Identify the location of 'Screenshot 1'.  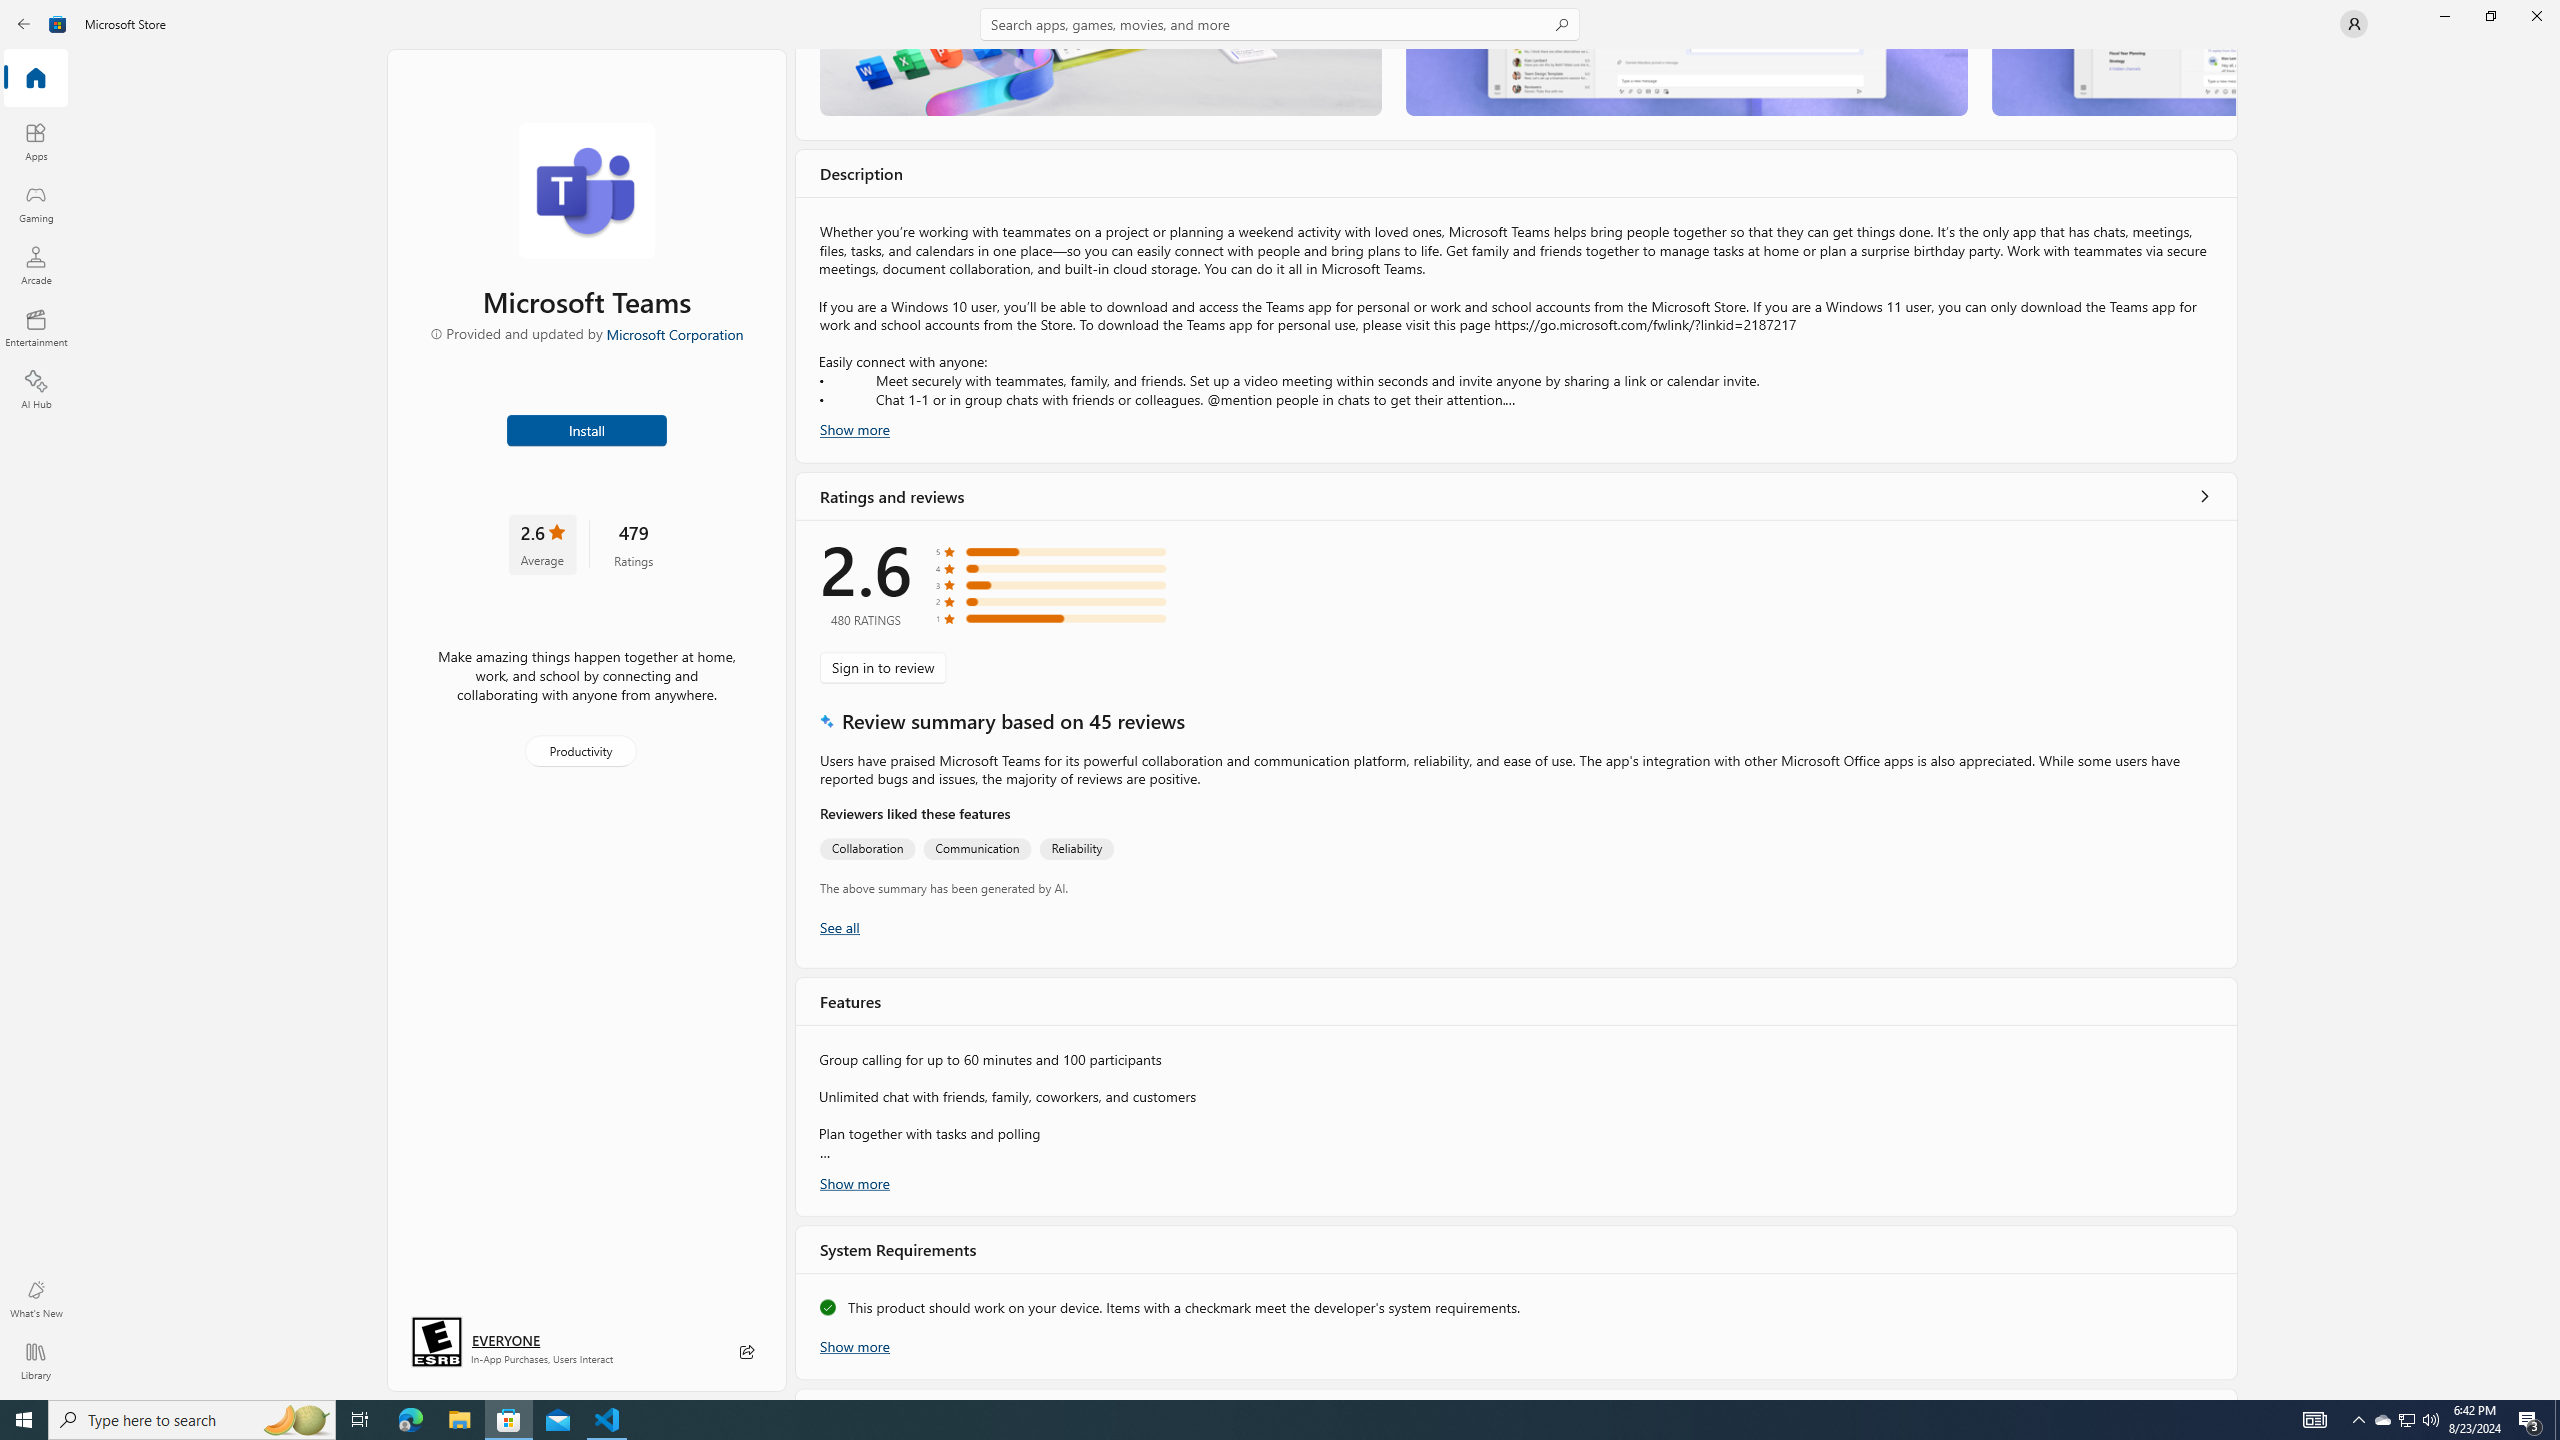
(1100, 81).